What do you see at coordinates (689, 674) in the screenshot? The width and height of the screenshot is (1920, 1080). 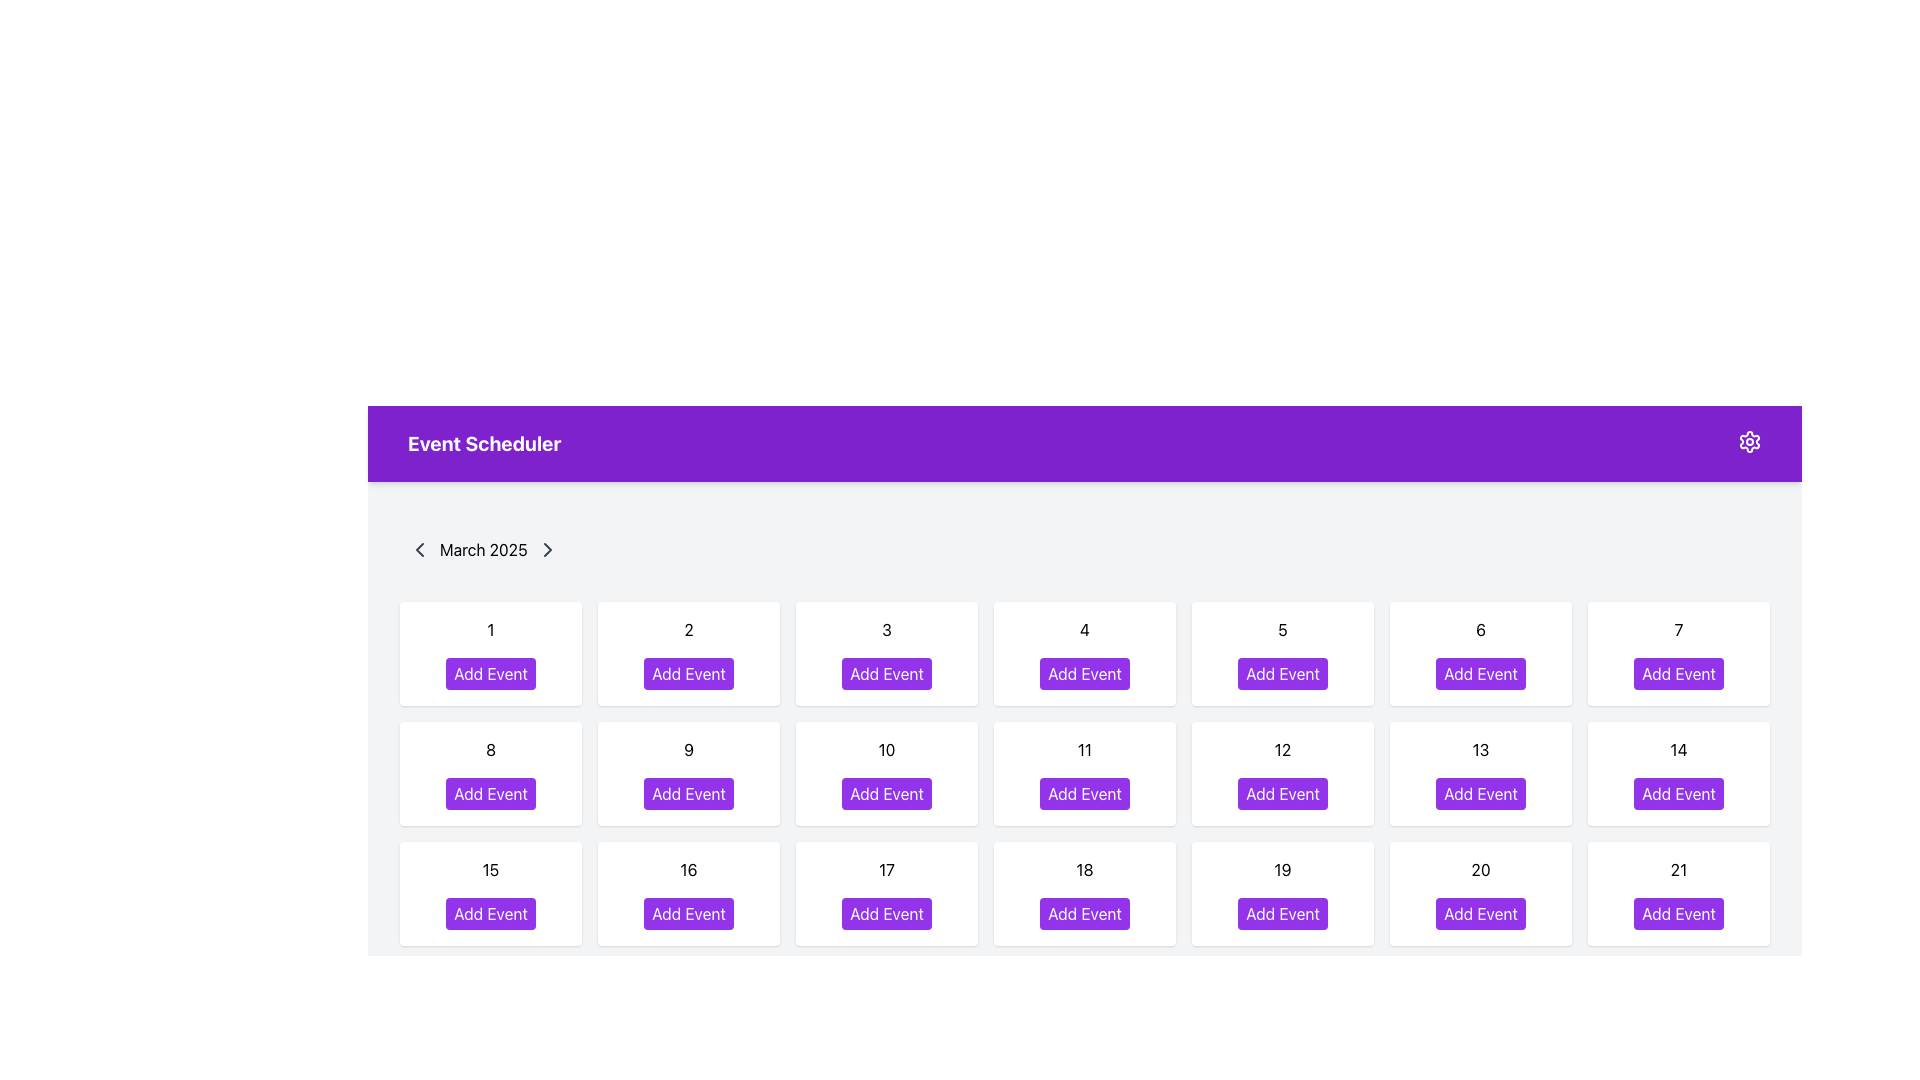 I see `the 'Add Event' button located in the second column of the first row of the grid layout, which has a purple background that darkens on hover` at bounding box center [689, 674].